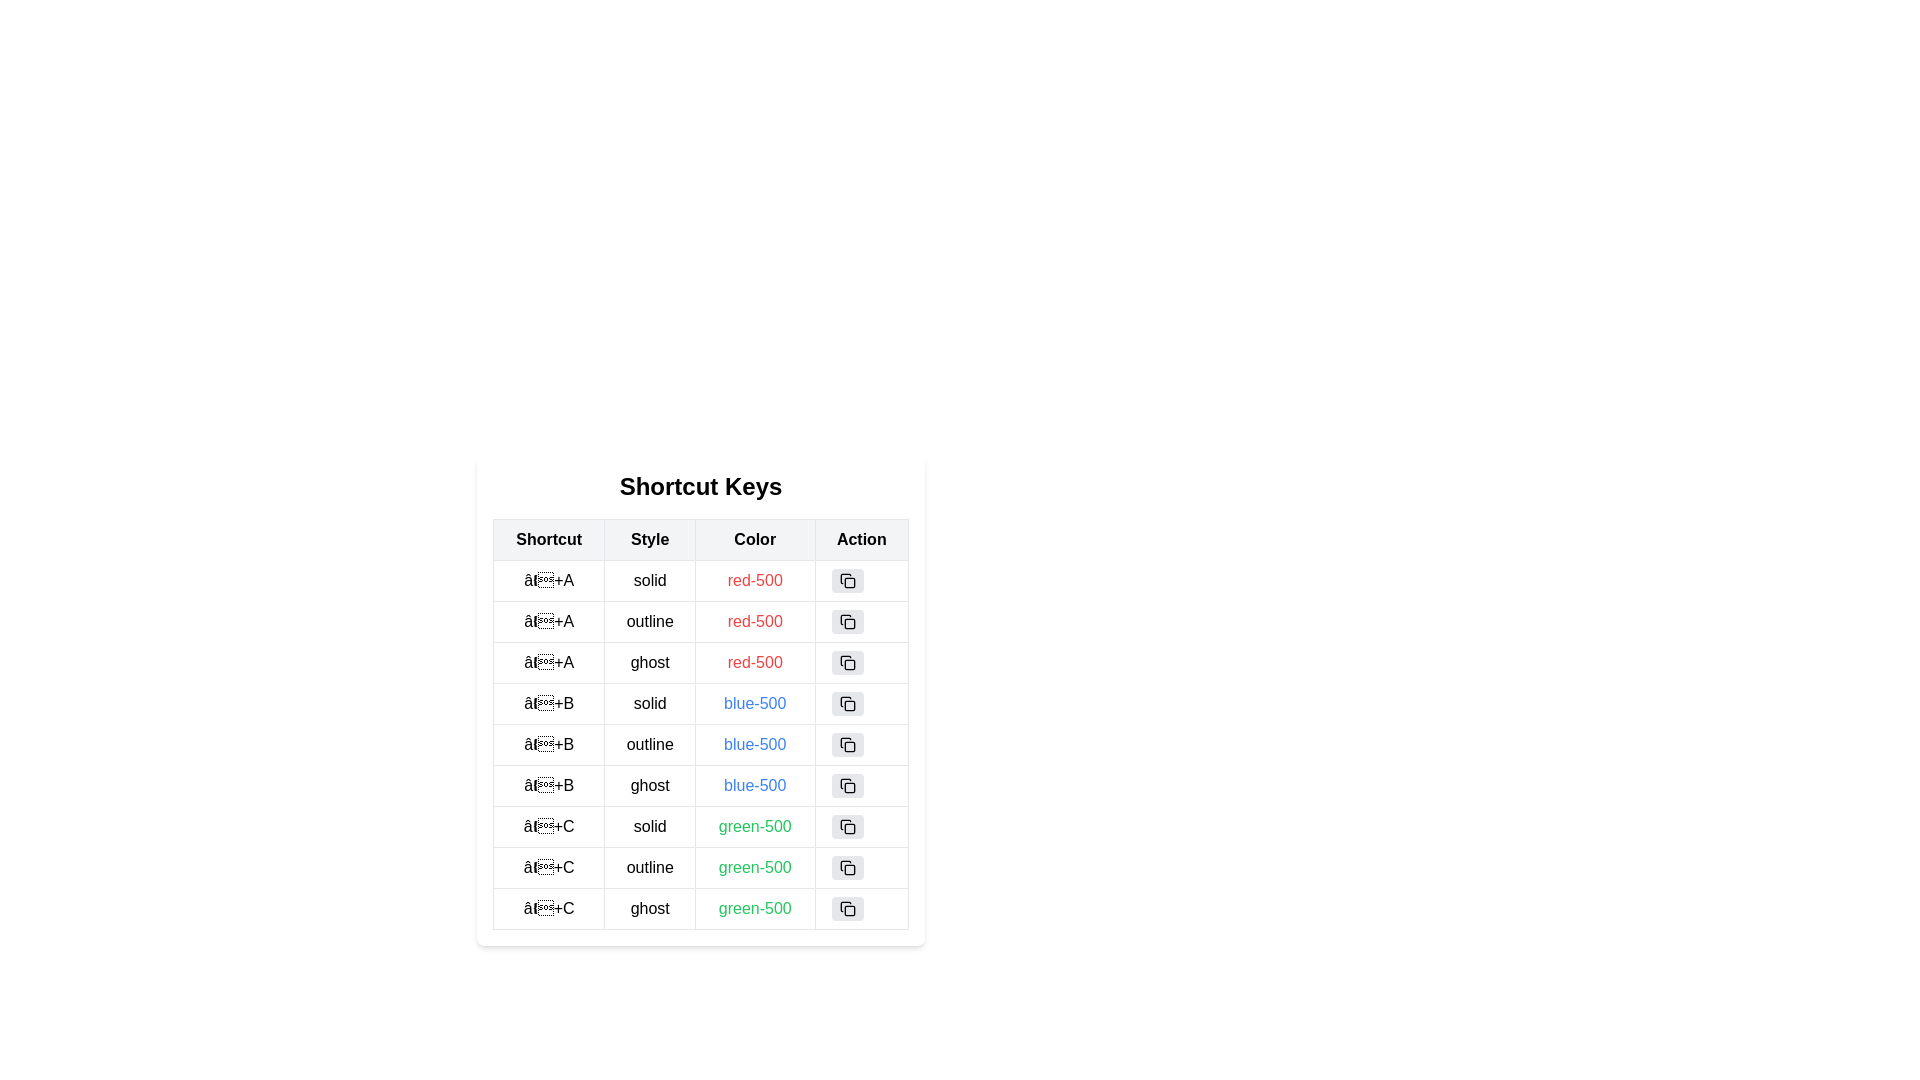 The image size is (1920, 1080). Describe the element at coordinates (549, 663) in the screenshot. I see `the Text label displaying the shortcut key combination '⌘+A' in the third row of the 'Shortcut' column, which is styled with a border and padding` at that location.